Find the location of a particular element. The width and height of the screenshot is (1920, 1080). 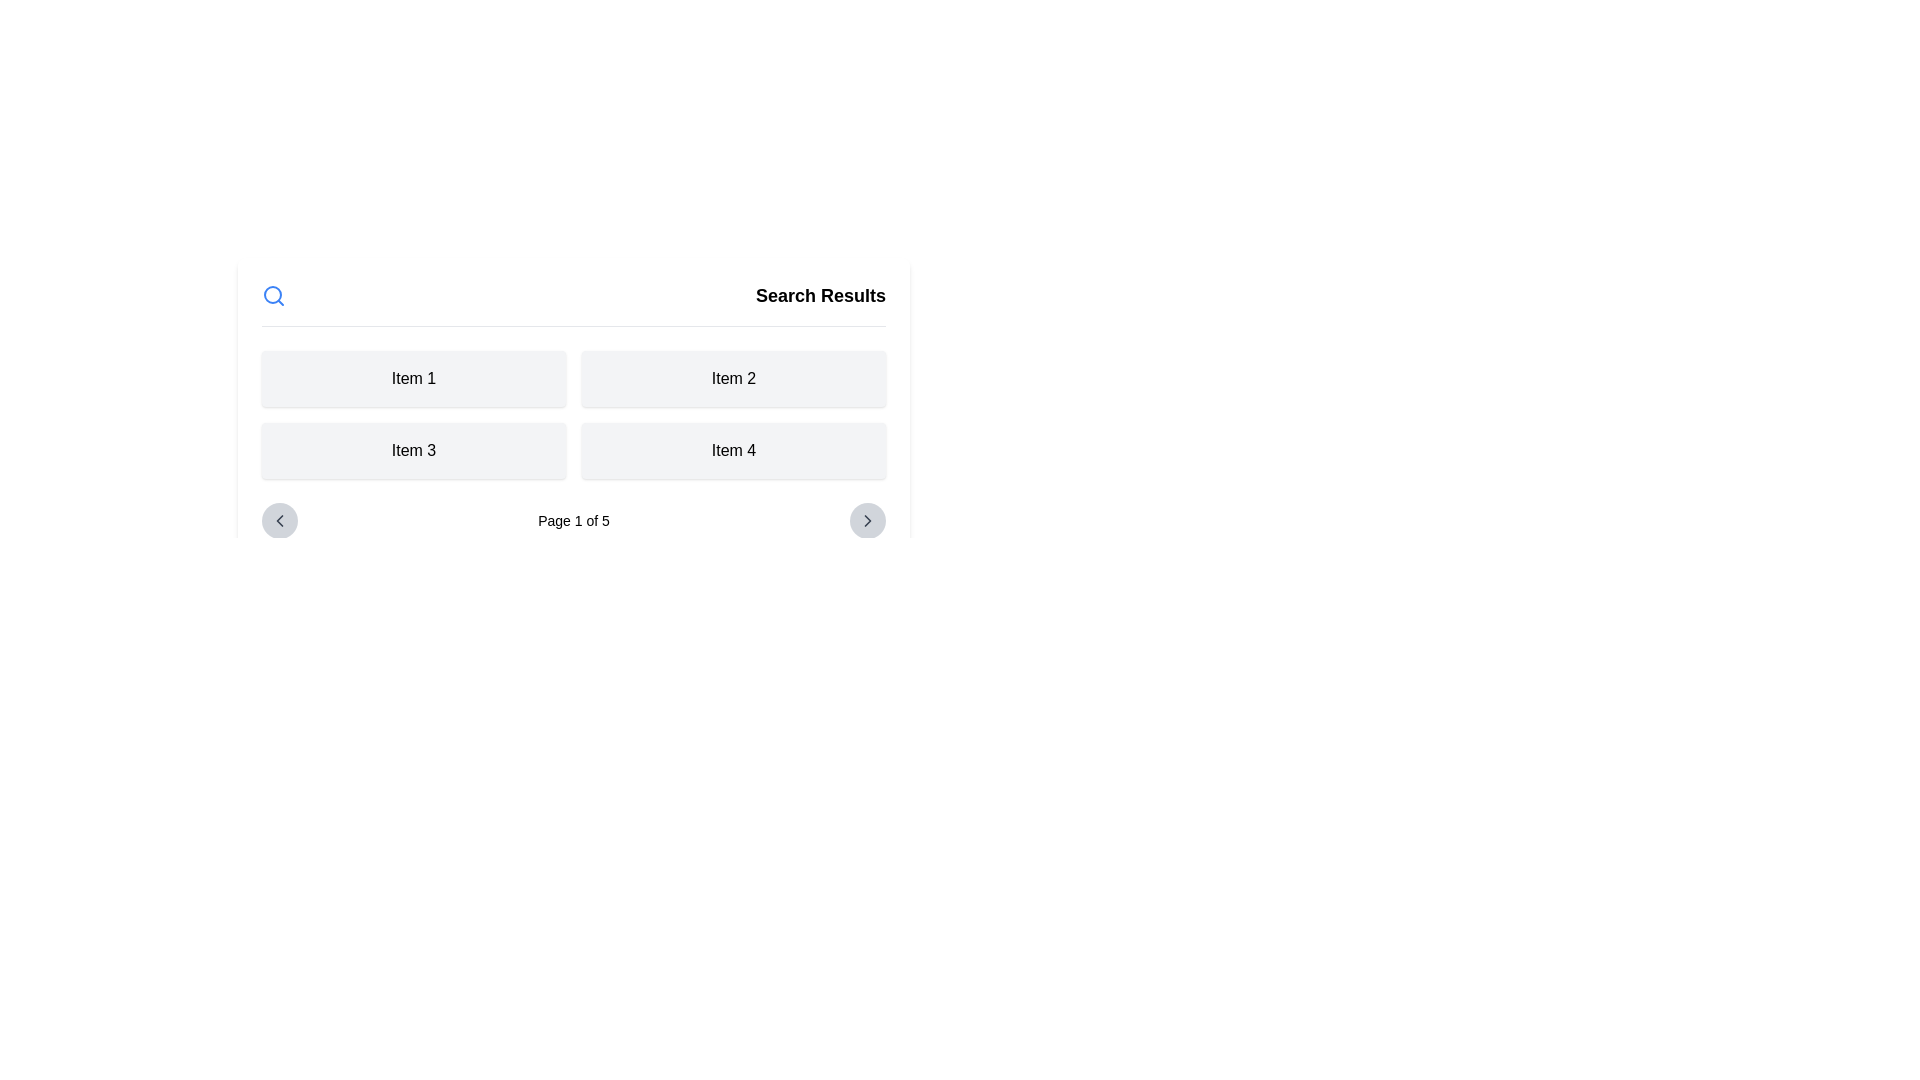

the label with the text 'Item 4', which is a rectangular element with a light gray background and rounded corners located in the bottom-right position of the grid is located at coordinates (733, 451).